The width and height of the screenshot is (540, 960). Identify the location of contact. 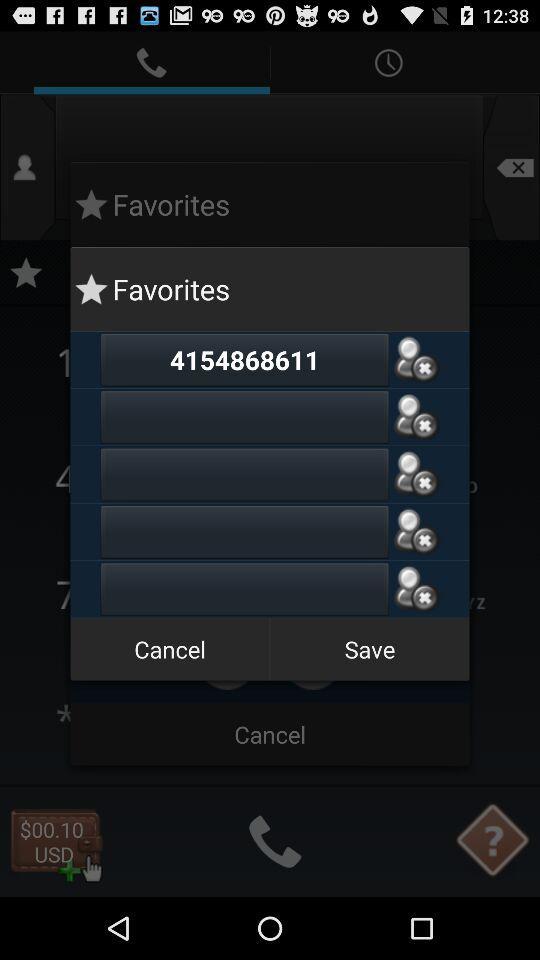
(244, 474).